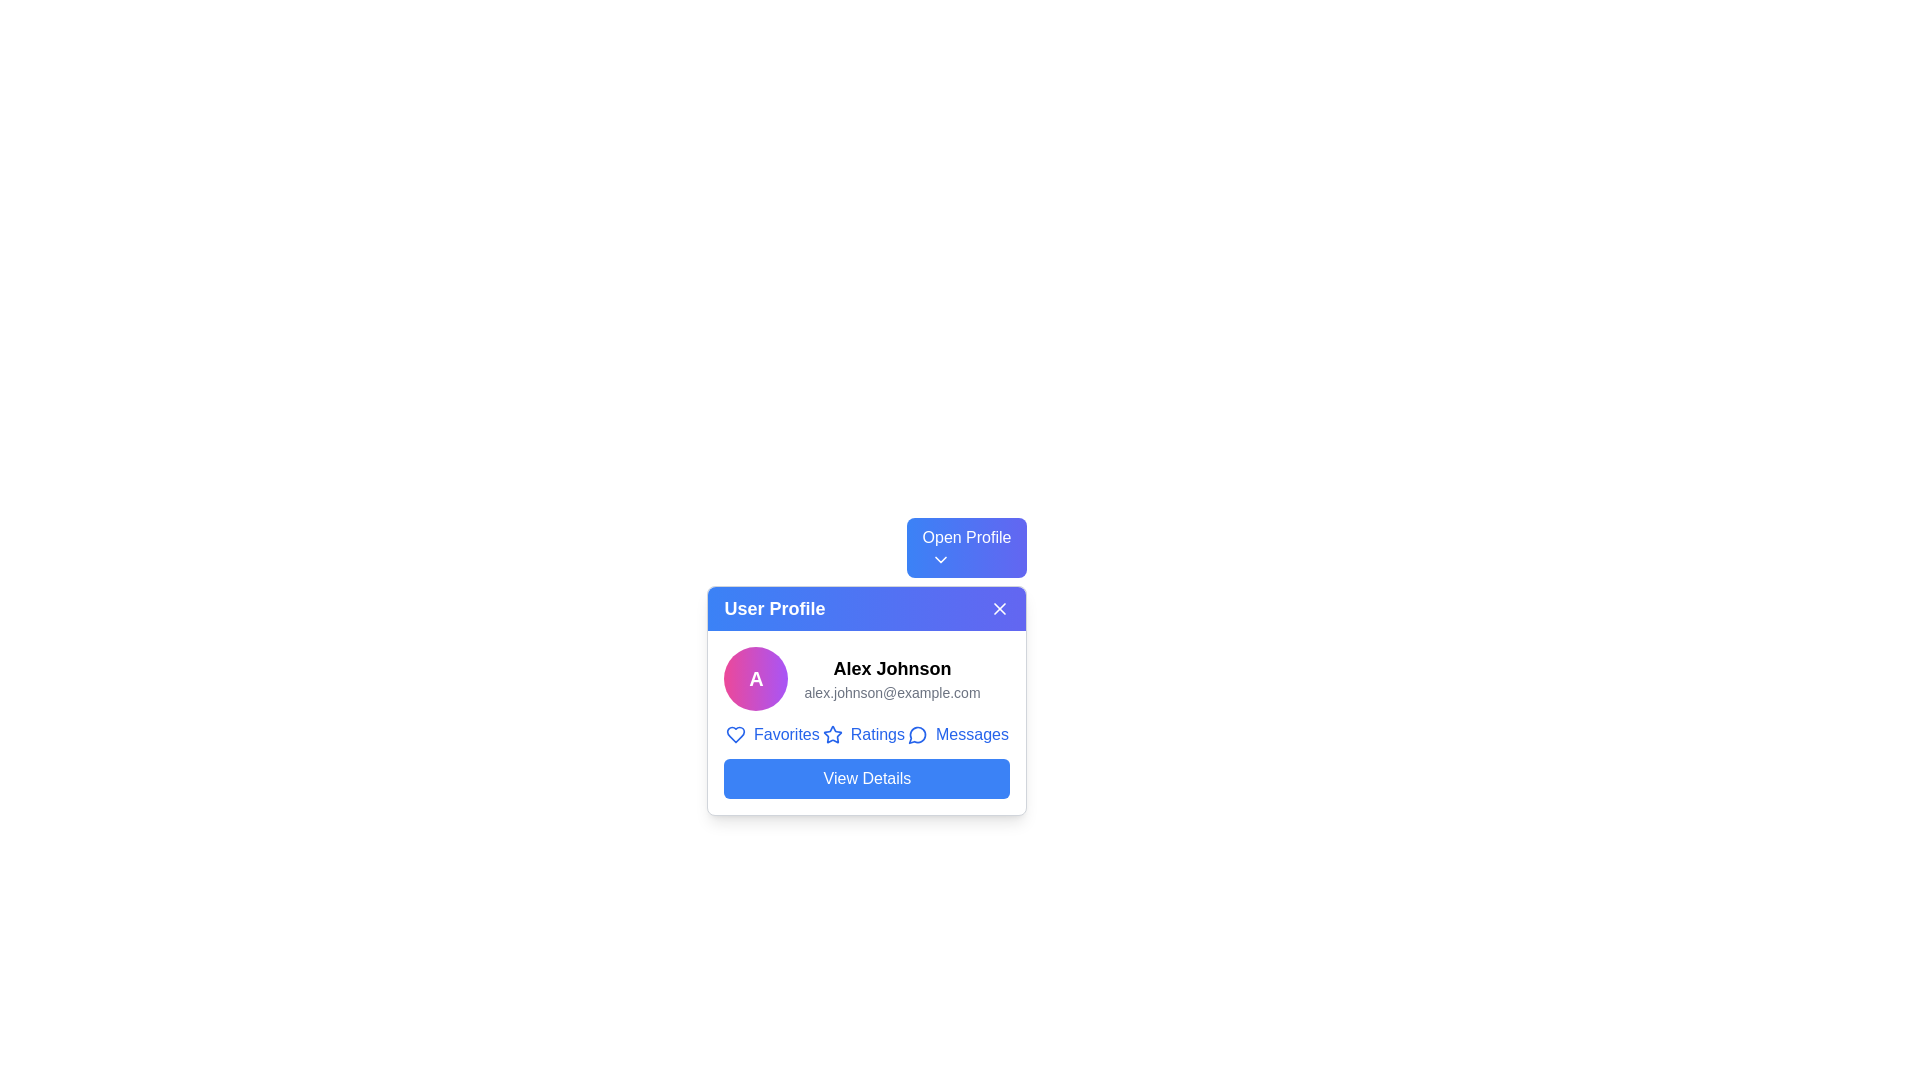 The width and height of the screenshot is (1920, 1080). I want to click on the 'Open Profile' button, which is a rectangular button with rounded corners, featuring a gradient background from blue to purple and displaying white text with a downward-pointing chevron icon below it, so click(966, 547).